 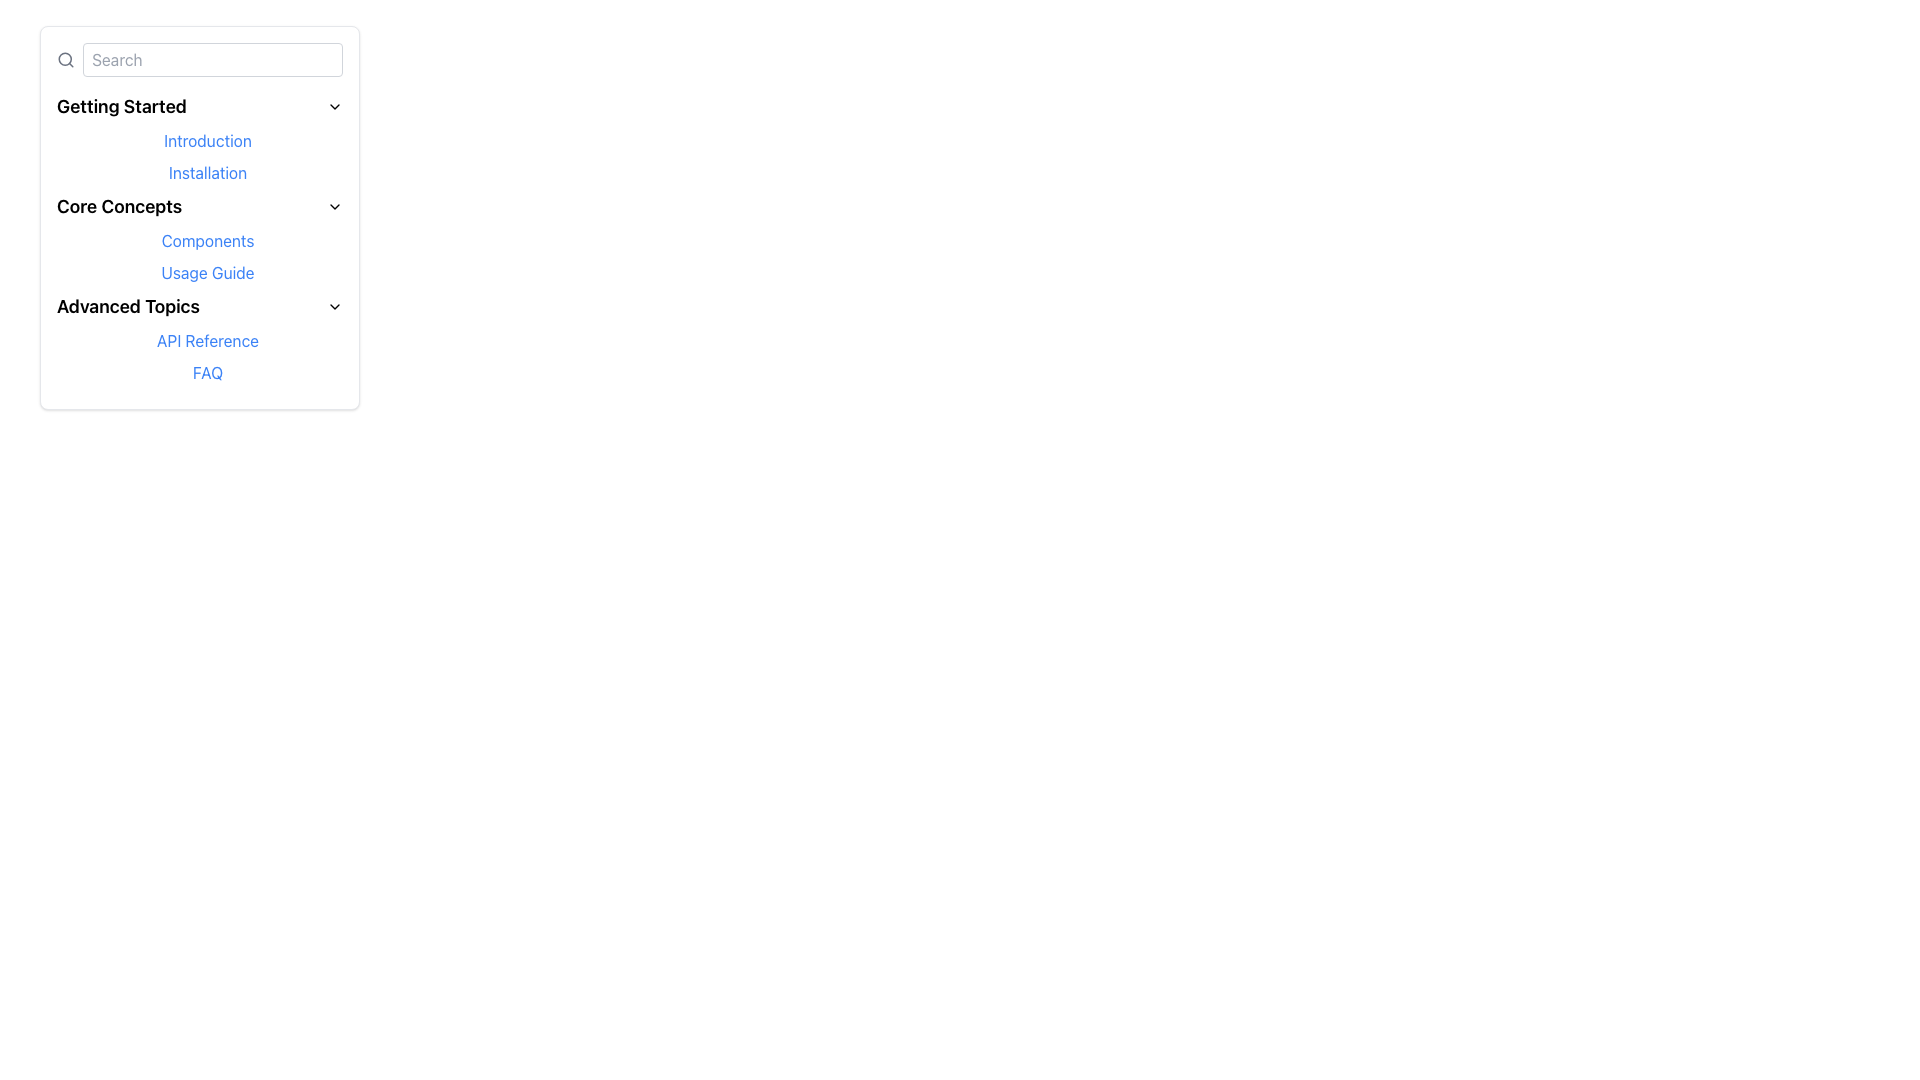 What do you see at coordinates (200, 137) in the screenshot?
I see `the 'Introduction' link in the Dropdown submenu located under the 'Getting Started' section in the left panel for navigation` at bounding box center [200, 137].